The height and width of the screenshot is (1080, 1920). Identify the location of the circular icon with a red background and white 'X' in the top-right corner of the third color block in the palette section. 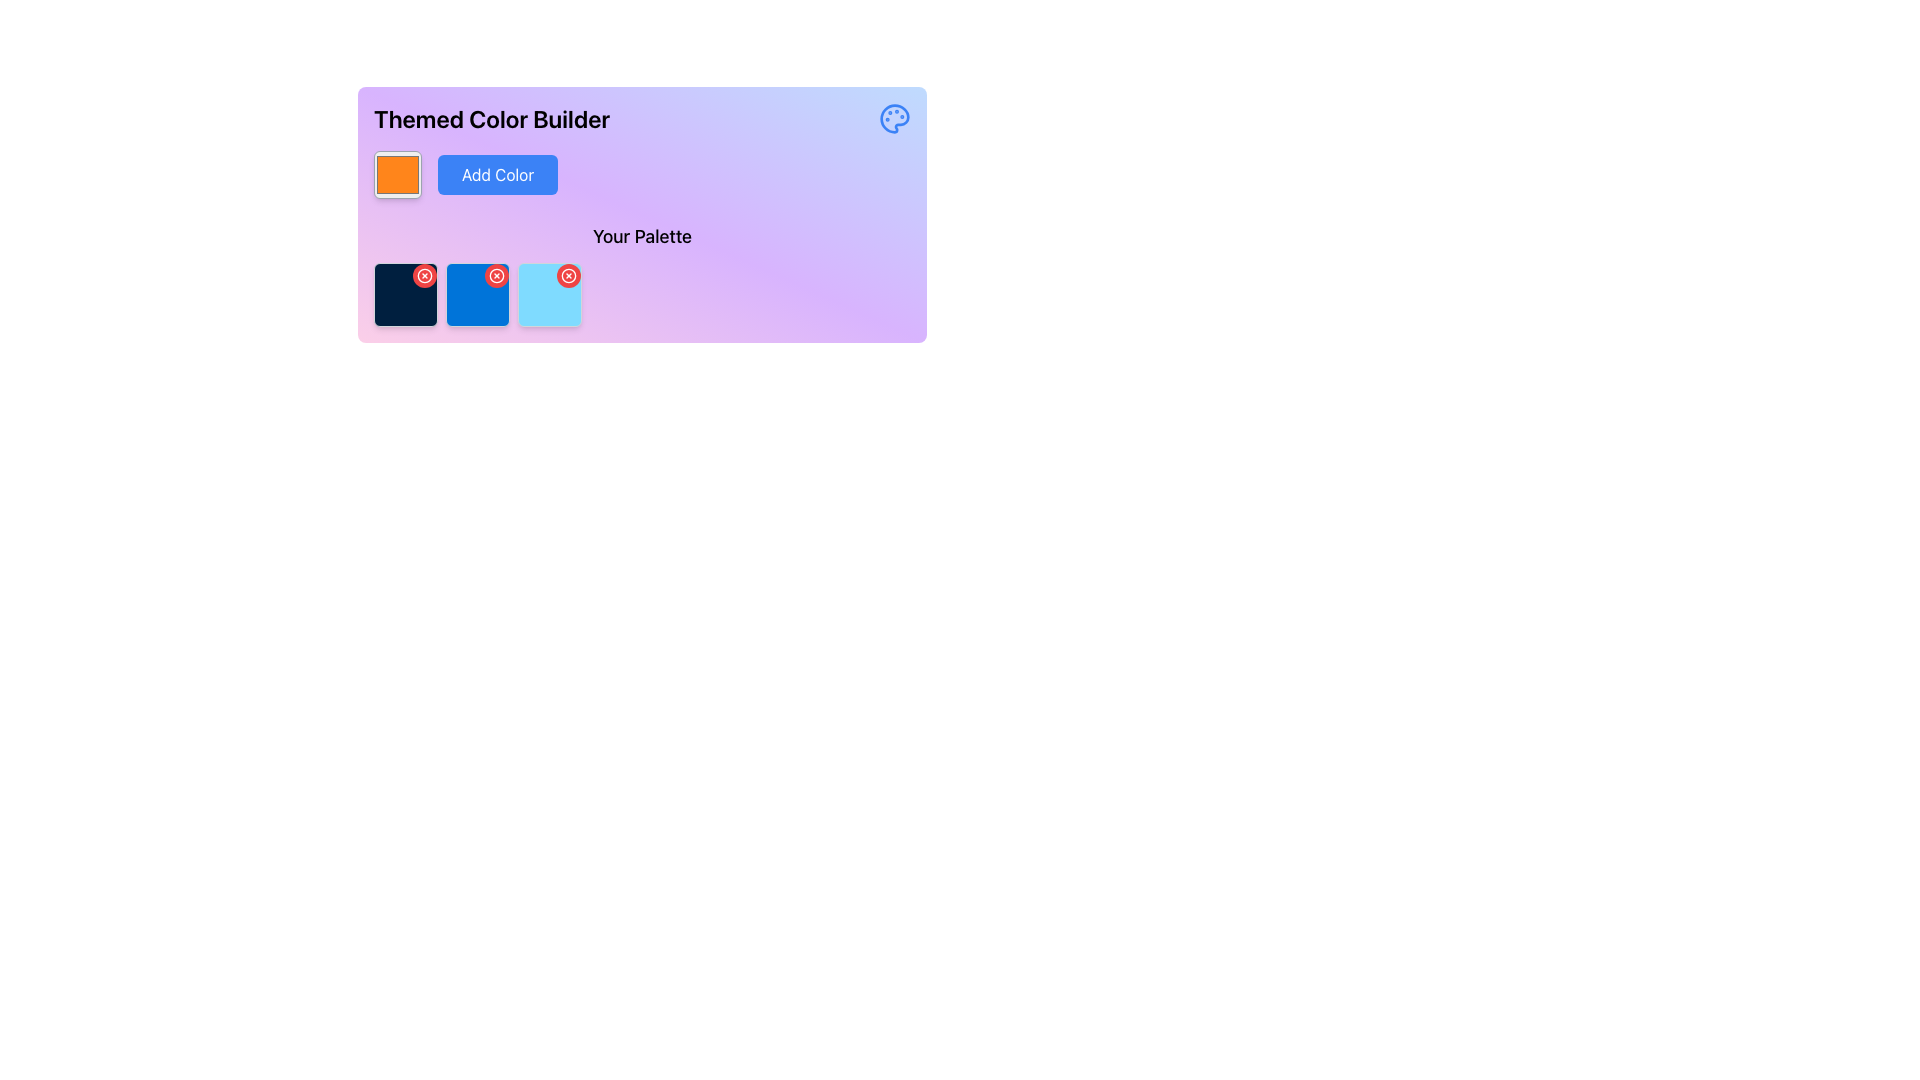
(568, 276).